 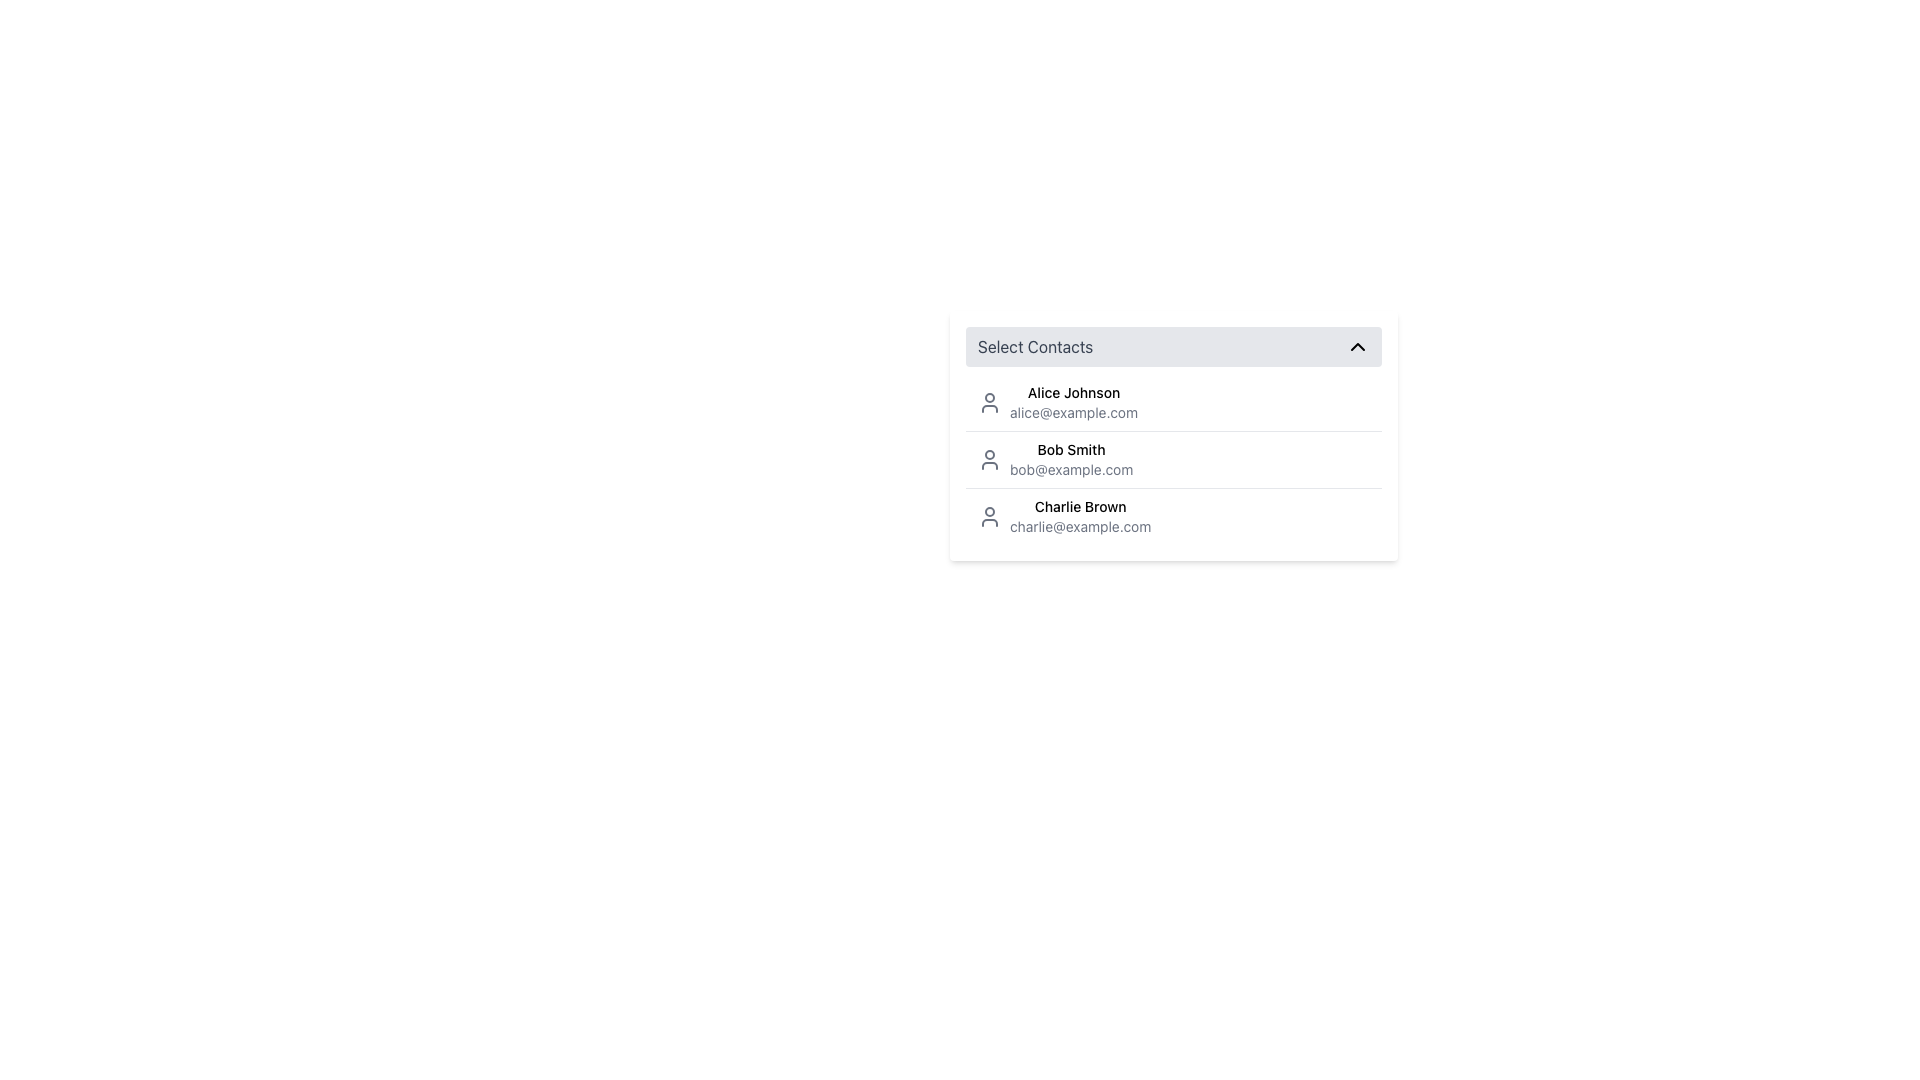 What do you see at coordinates (1073, 411) in the screenshot?
I see `the text label displaying the email address 'alice@example.com', which is styled in small gray text and located below the name 'Alice Johnson' in the contact list` at bounding box center [1073, 411].